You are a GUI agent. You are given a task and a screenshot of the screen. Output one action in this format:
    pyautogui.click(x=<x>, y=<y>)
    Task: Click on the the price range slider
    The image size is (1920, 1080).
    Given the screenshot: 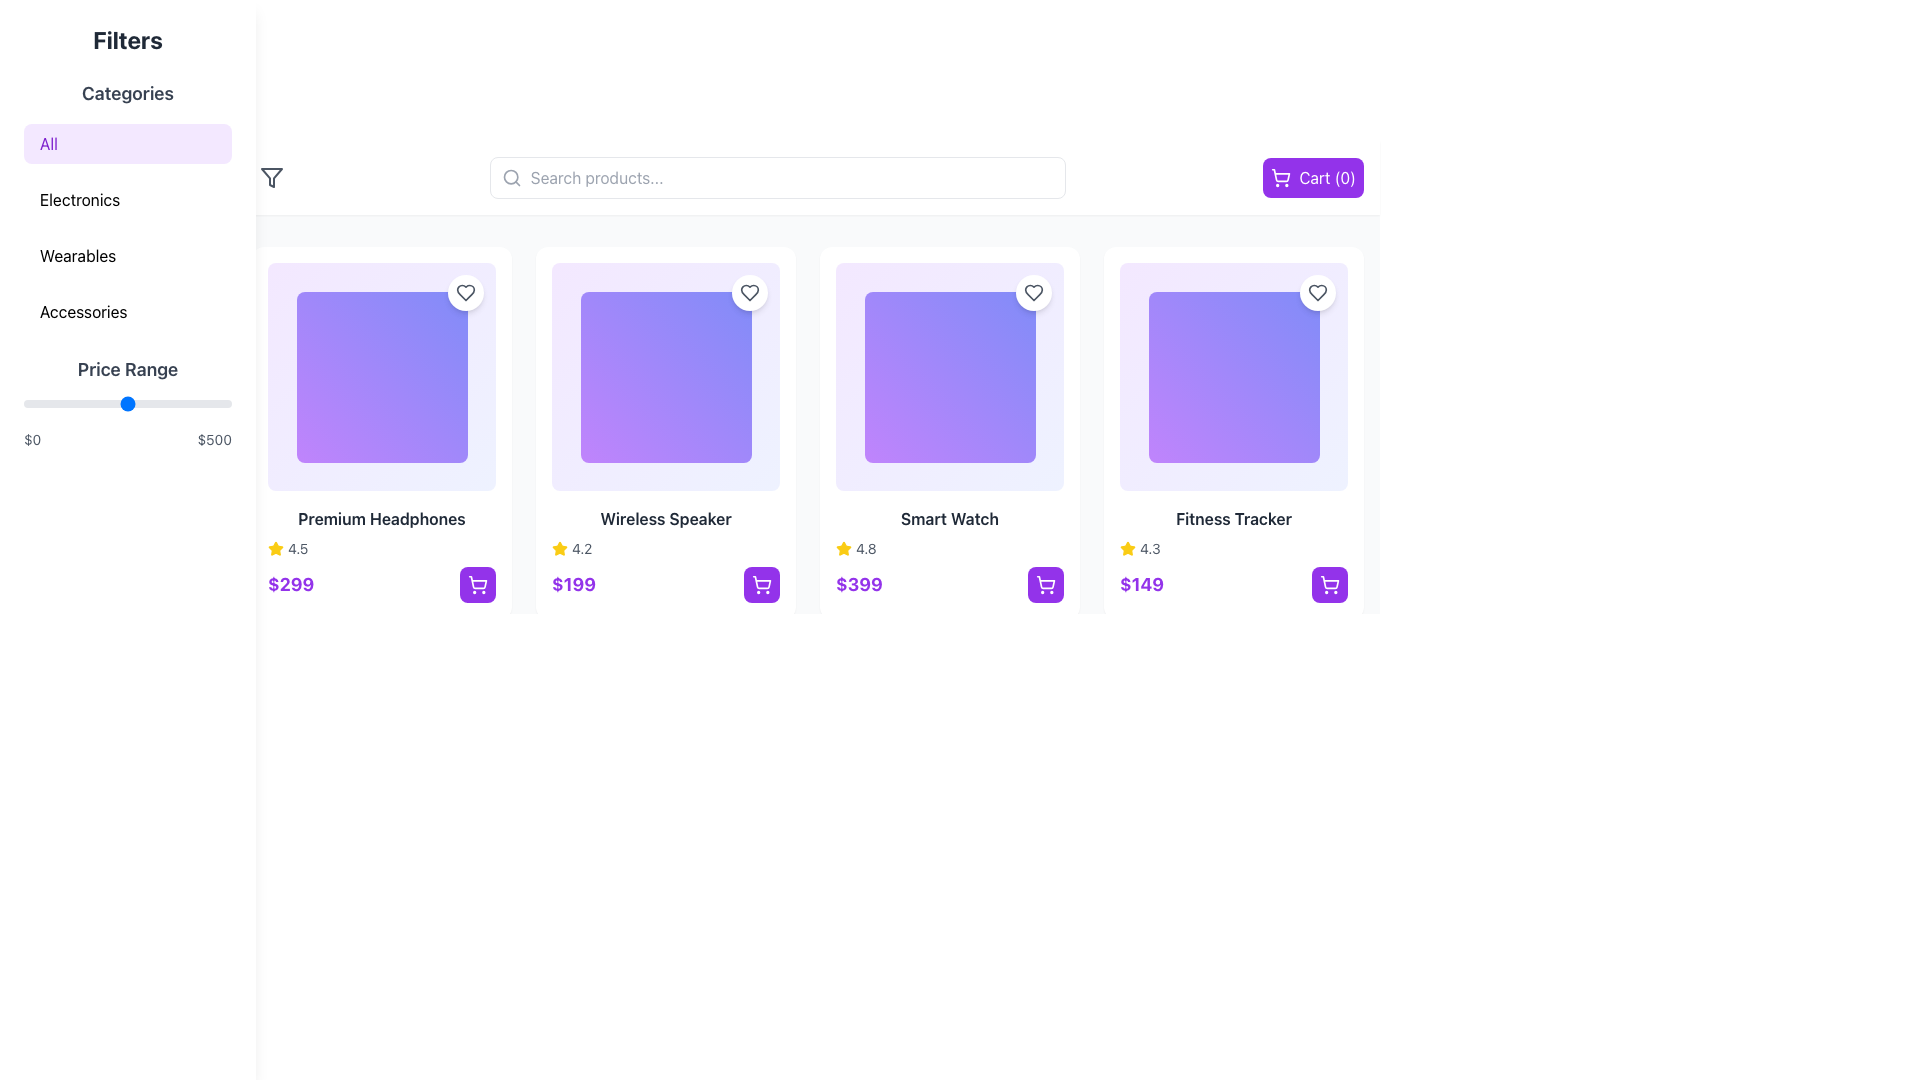 What is the action you would take?
    pyautogui.click(x=120, y=404)
    